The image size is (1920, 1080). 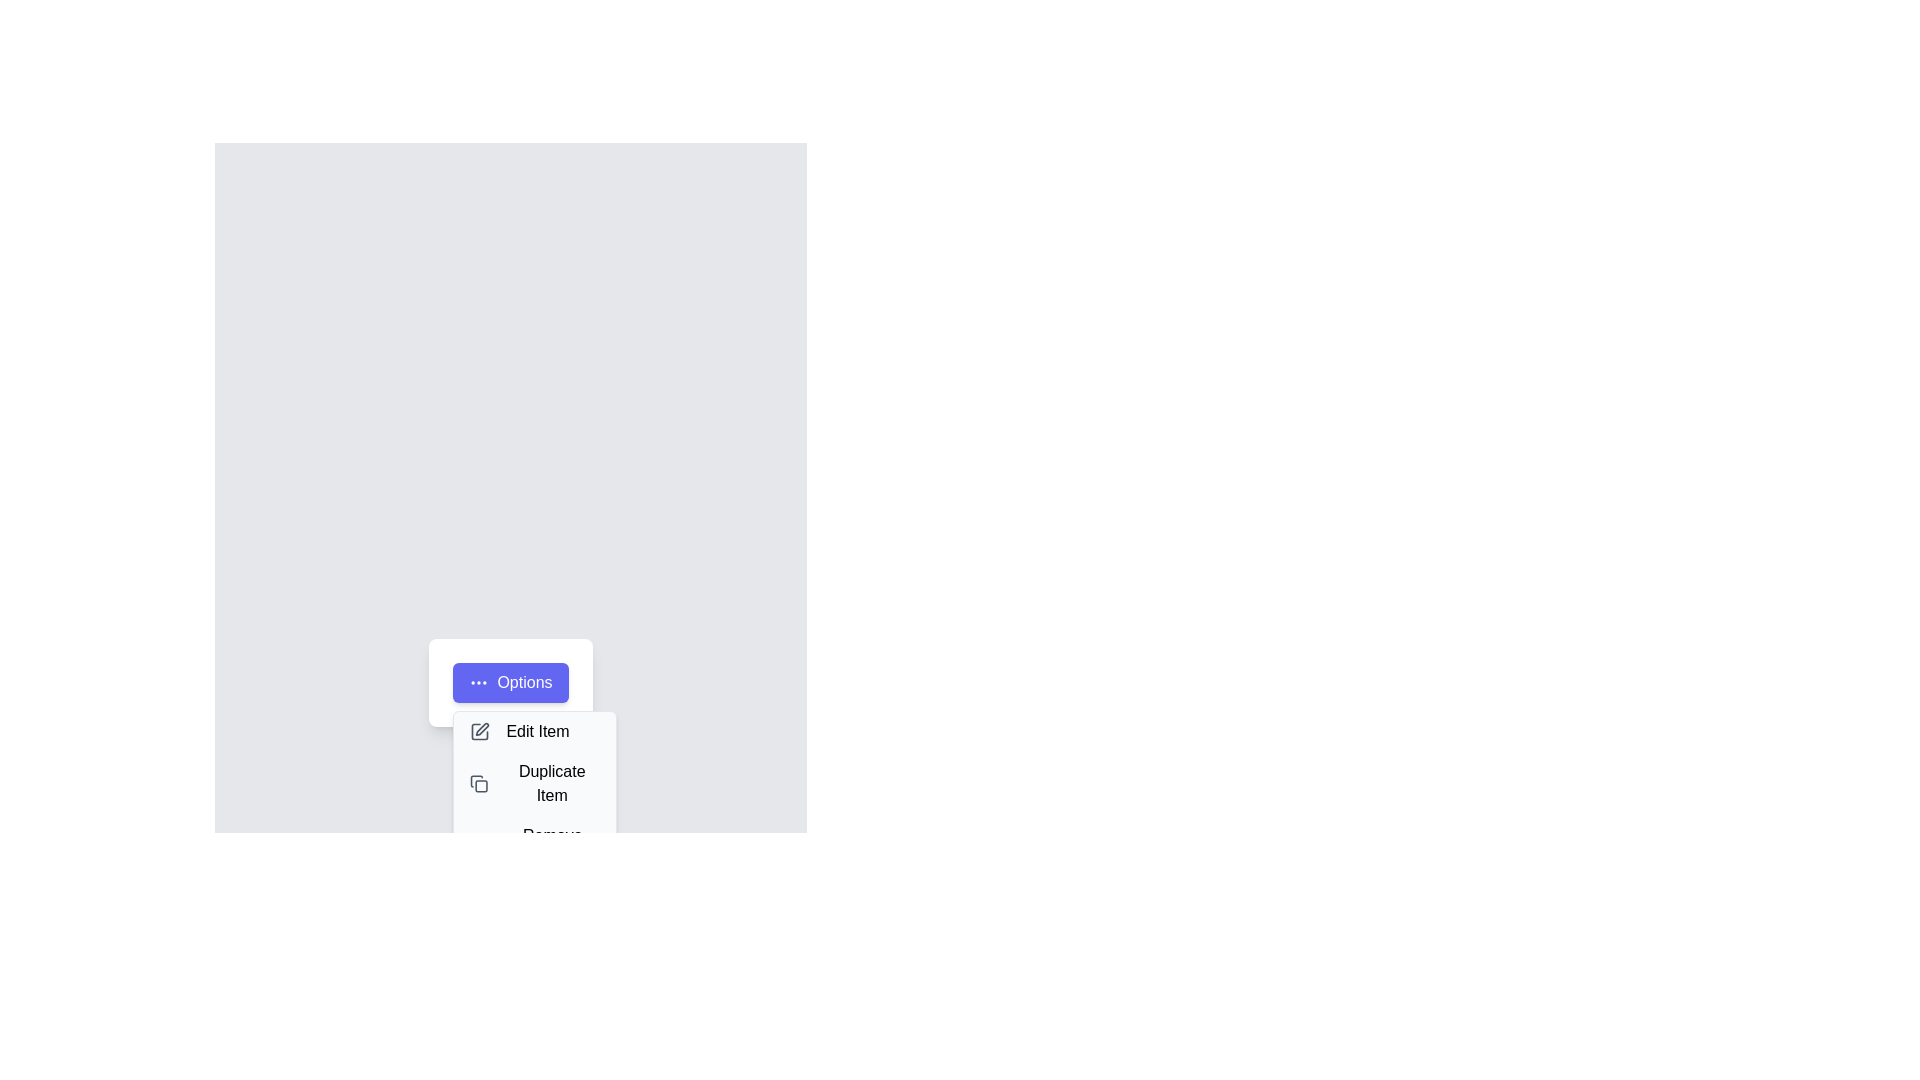 I want to click on the 'Options' button to toggle the dropdown menu, so click(x=510, y=681).